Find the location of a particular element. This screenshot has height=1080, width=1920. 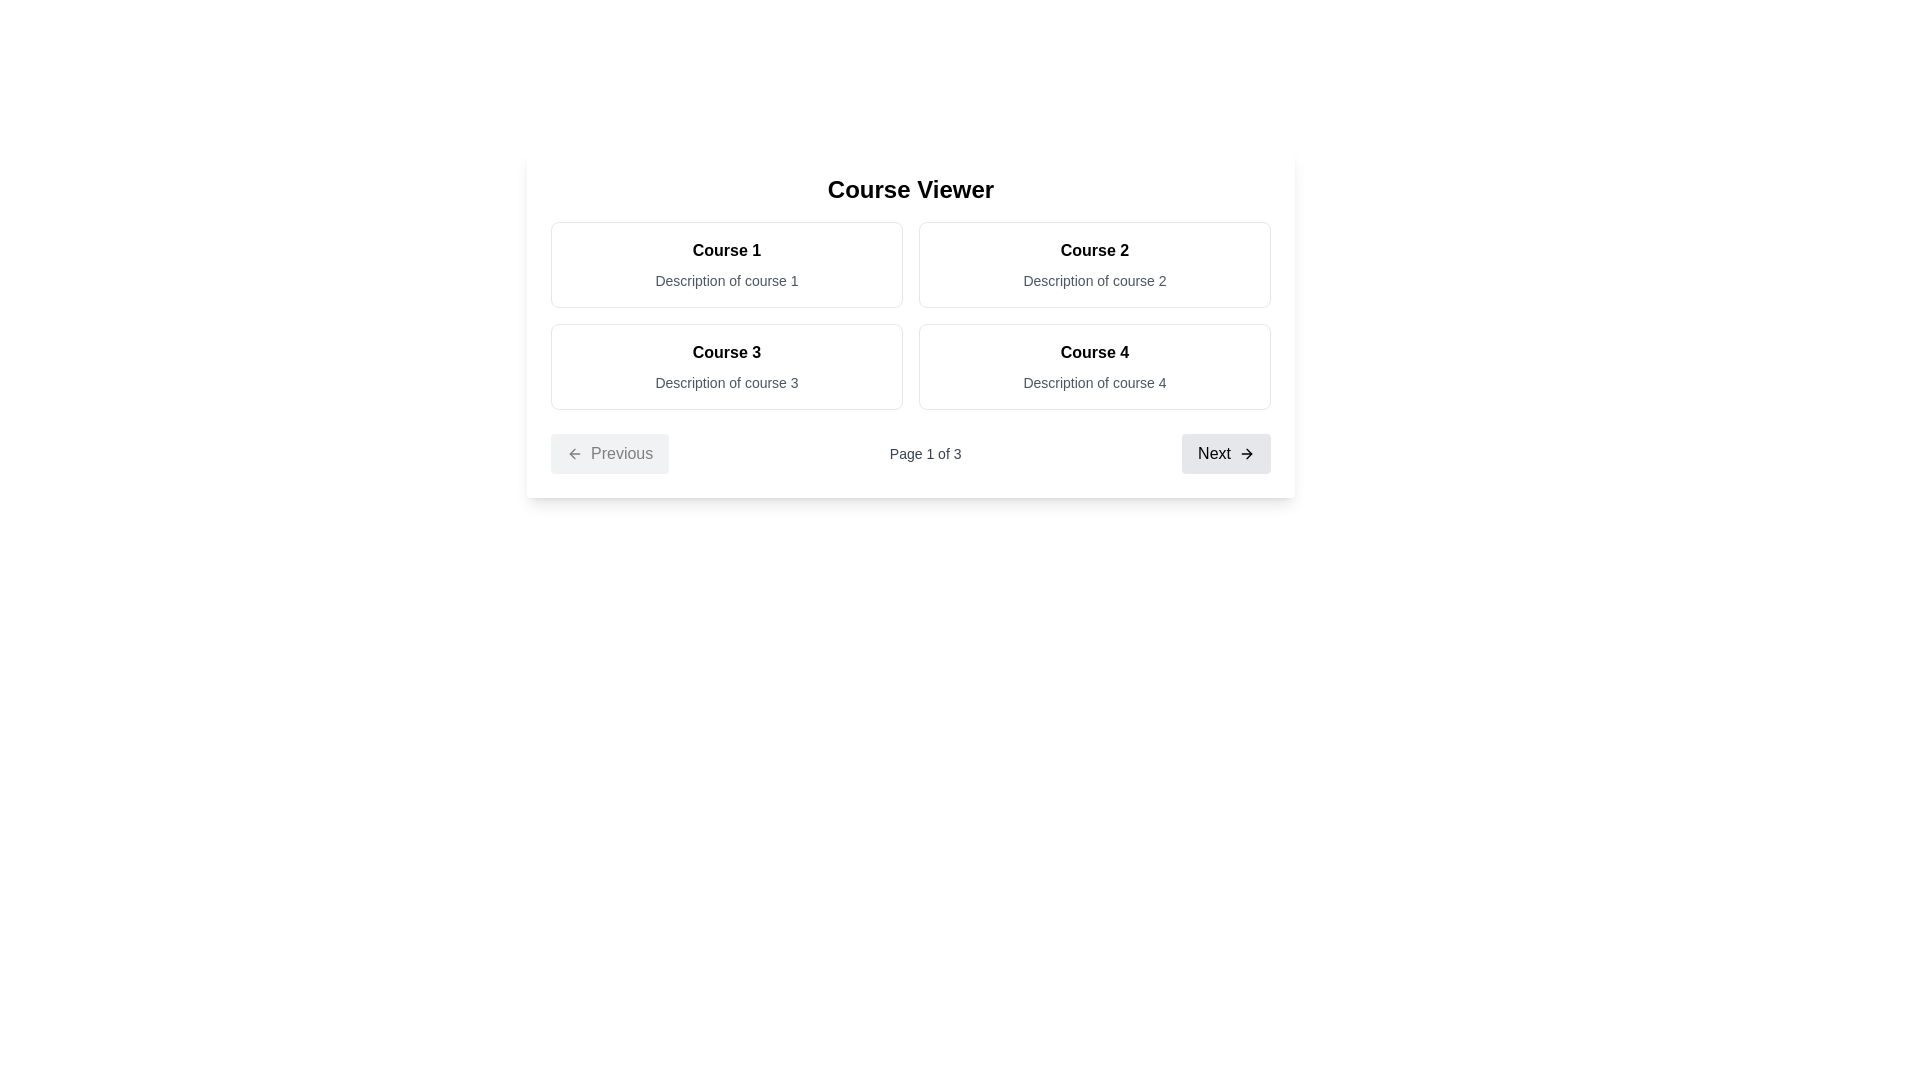

the informational card labeled 'Course 3' that contains a description of the course, located in the bottom-left cell of a 2-row, 2-column grid layout is located at coordinates (725, 366).